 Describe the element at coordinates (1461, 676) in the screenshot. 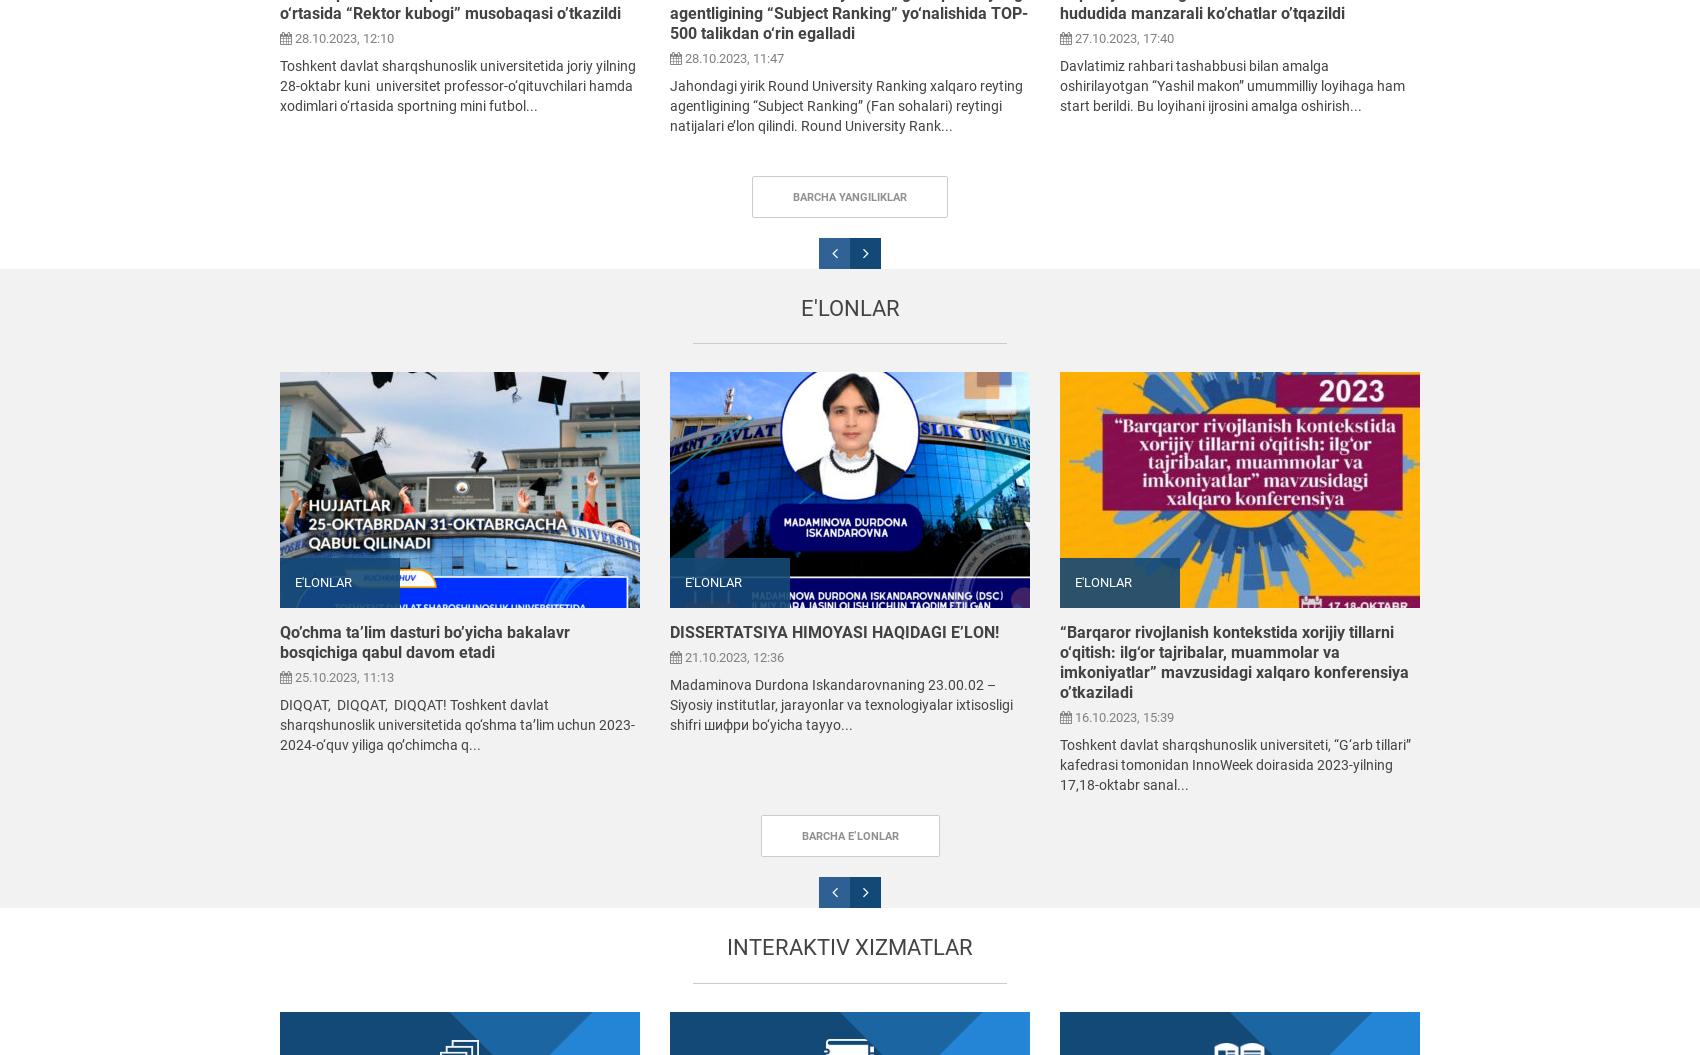

I see `'16.10.2023, 14:05'` at that location.